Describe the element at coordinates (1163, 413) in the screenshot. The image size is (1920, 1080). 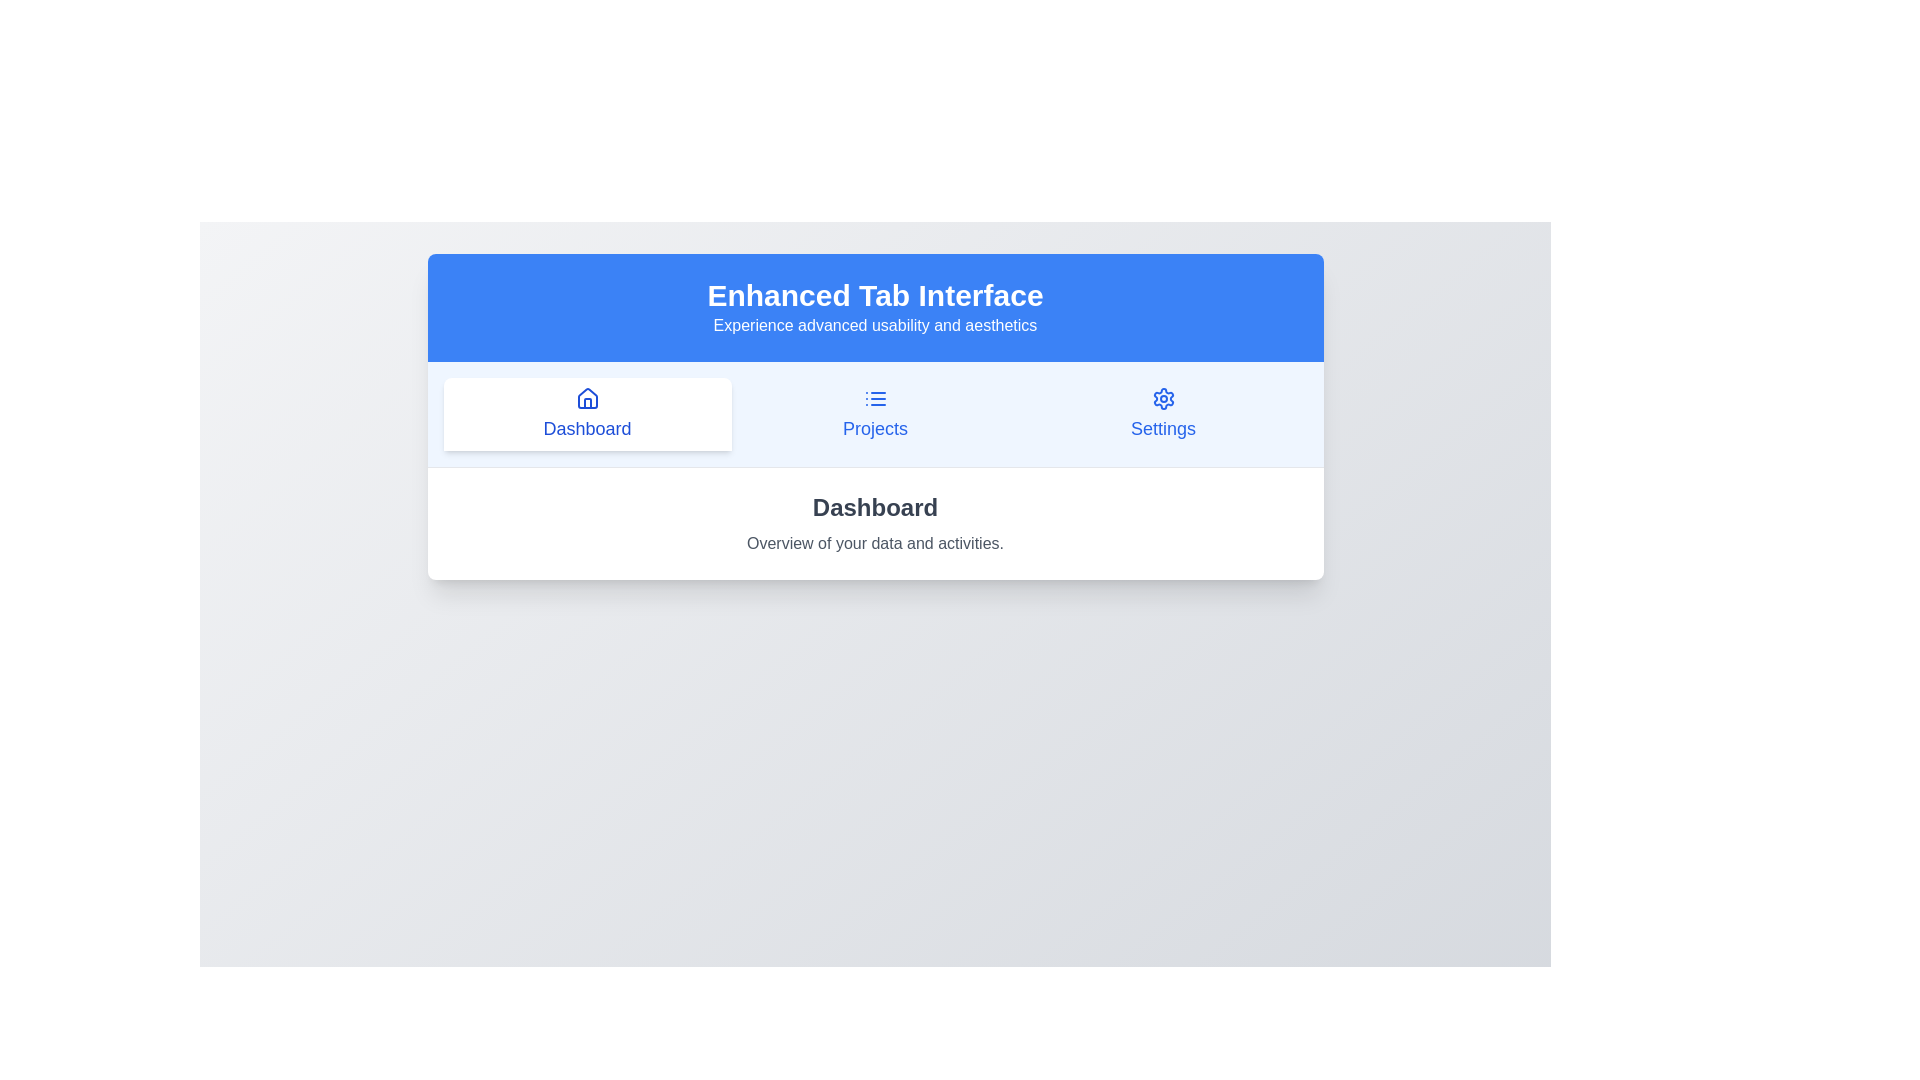
I see `the Settings tab` at that location.